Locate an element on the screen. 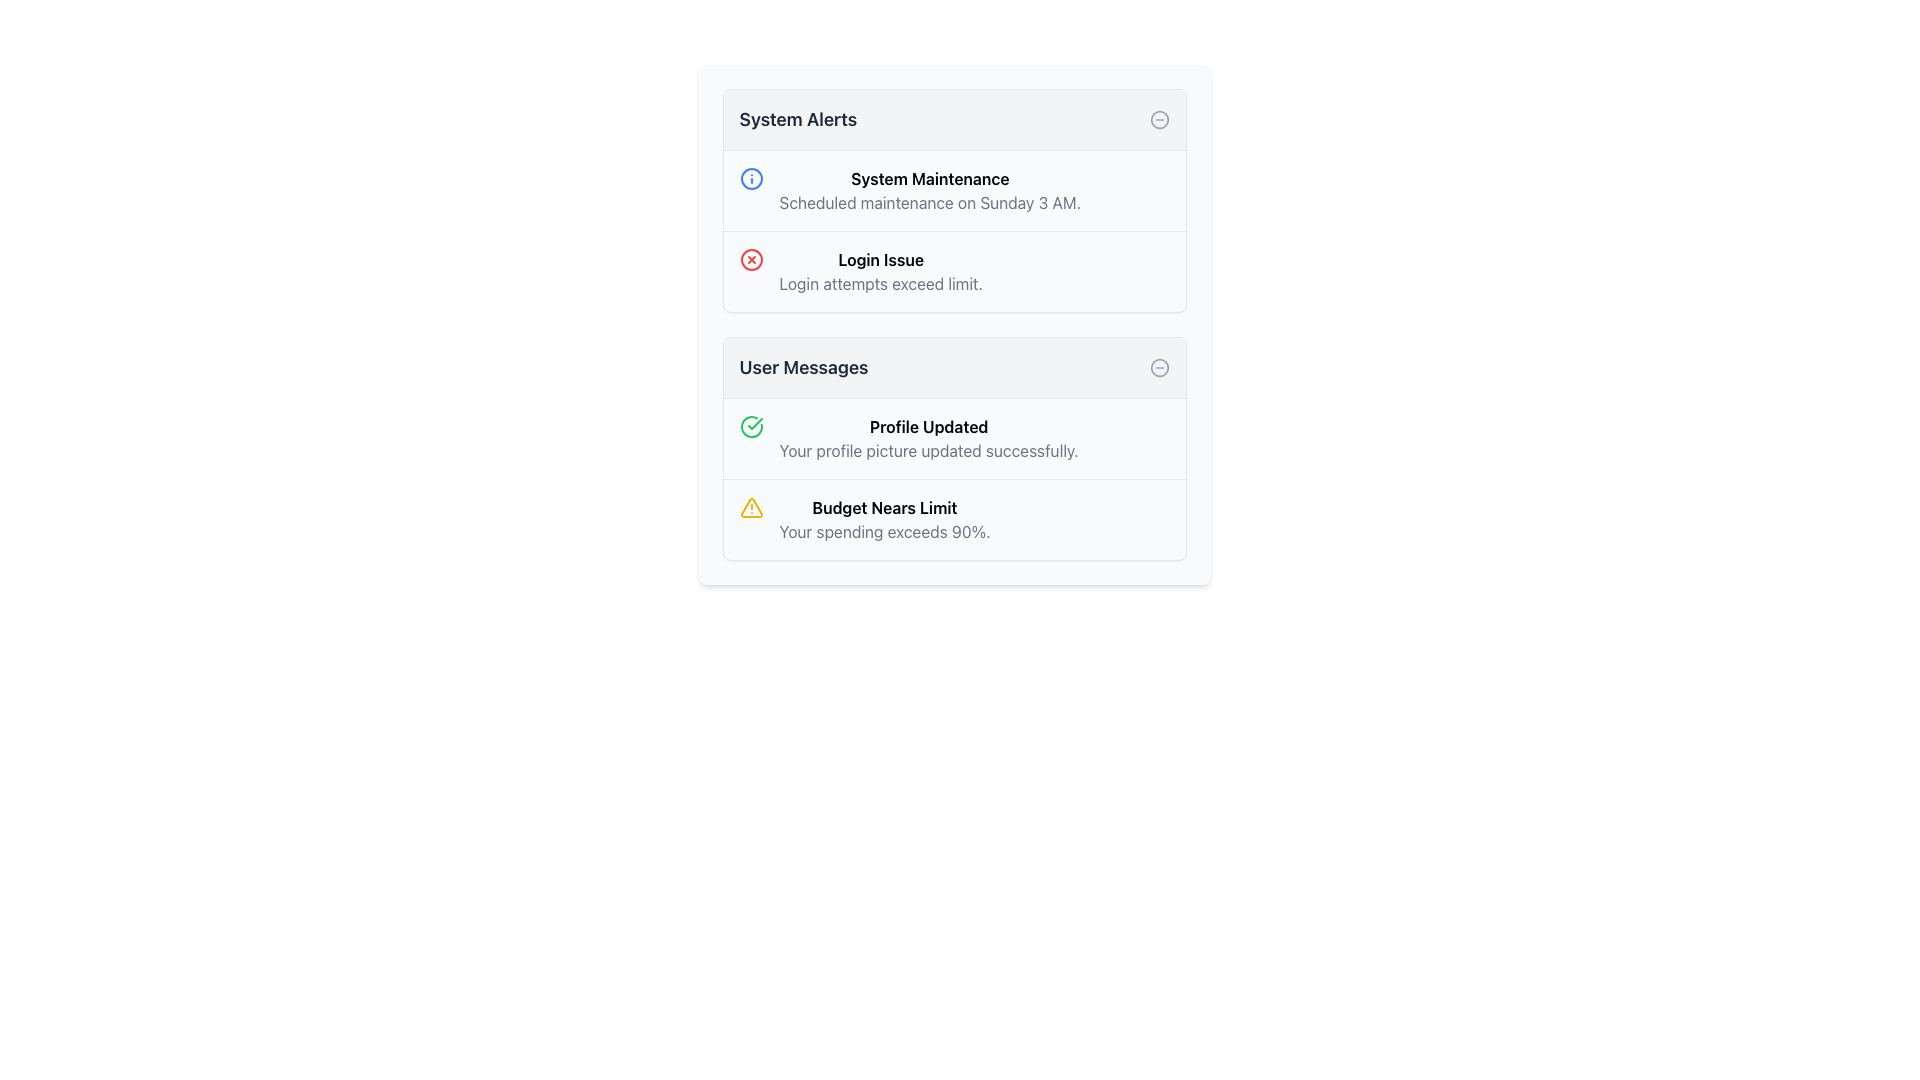 The image size is (1920, 1080). the notification labeled 'Profile Updated' which indicates successful profile picture update, located under 'User Messages' section is located at coordinates (953, 438).